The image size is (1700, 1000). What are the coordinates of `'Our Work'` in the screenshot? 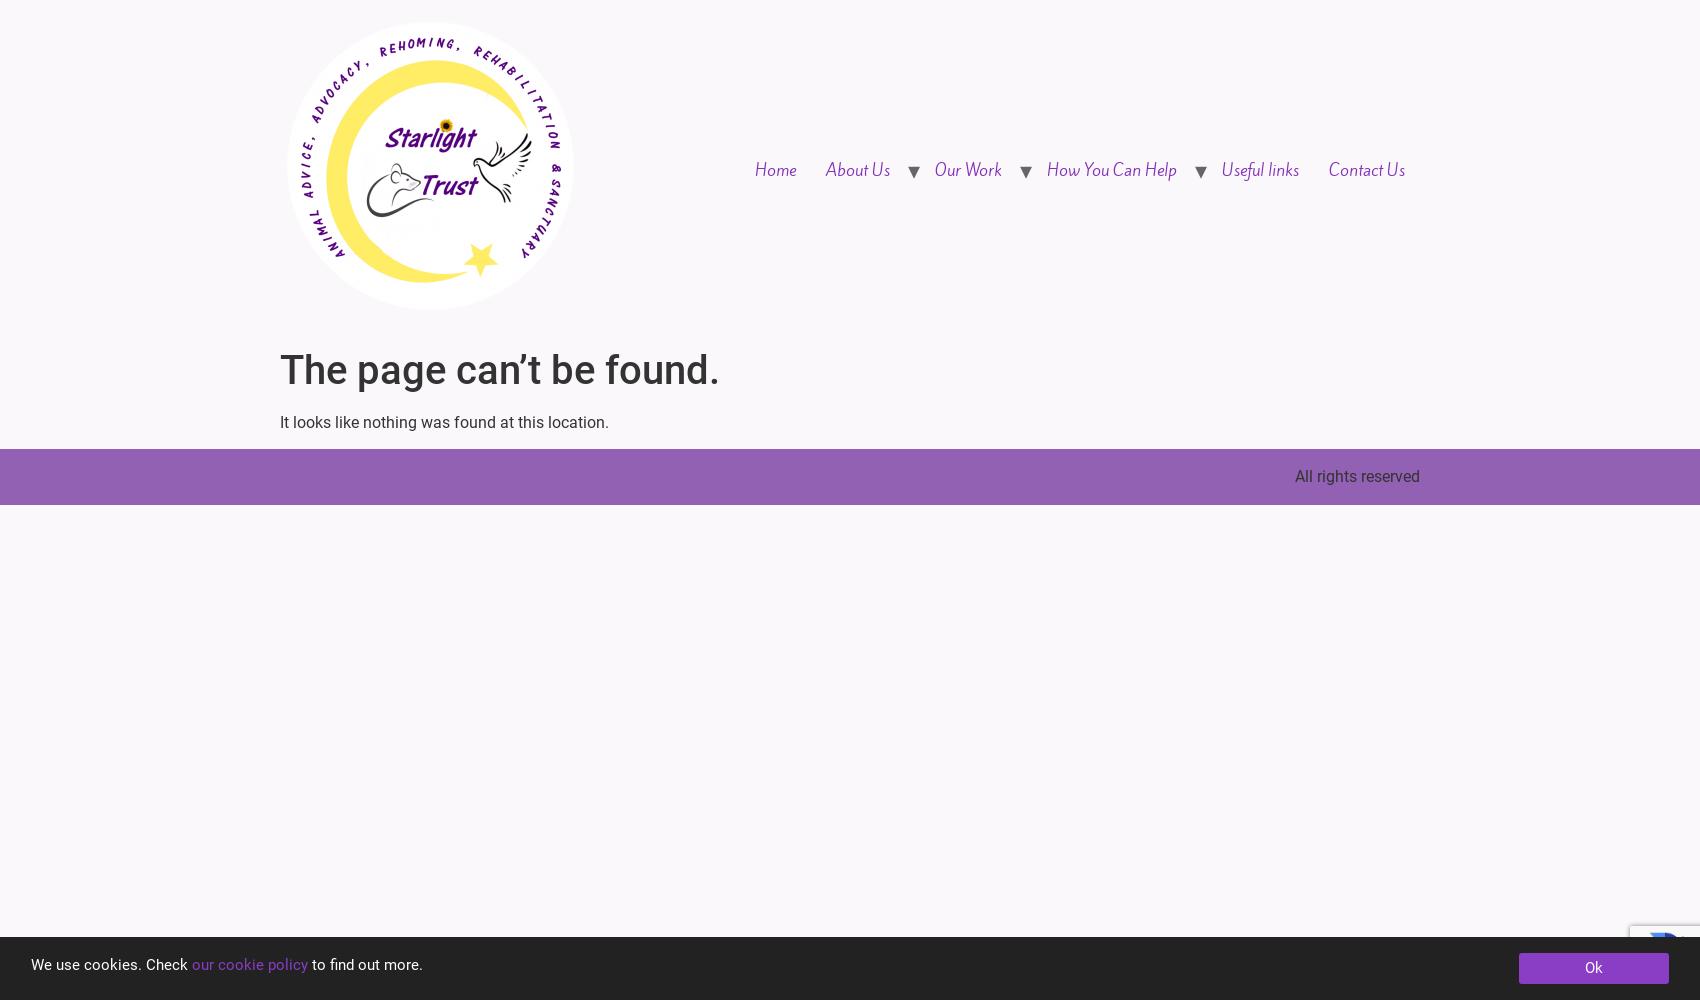 It's located at (967, 169).